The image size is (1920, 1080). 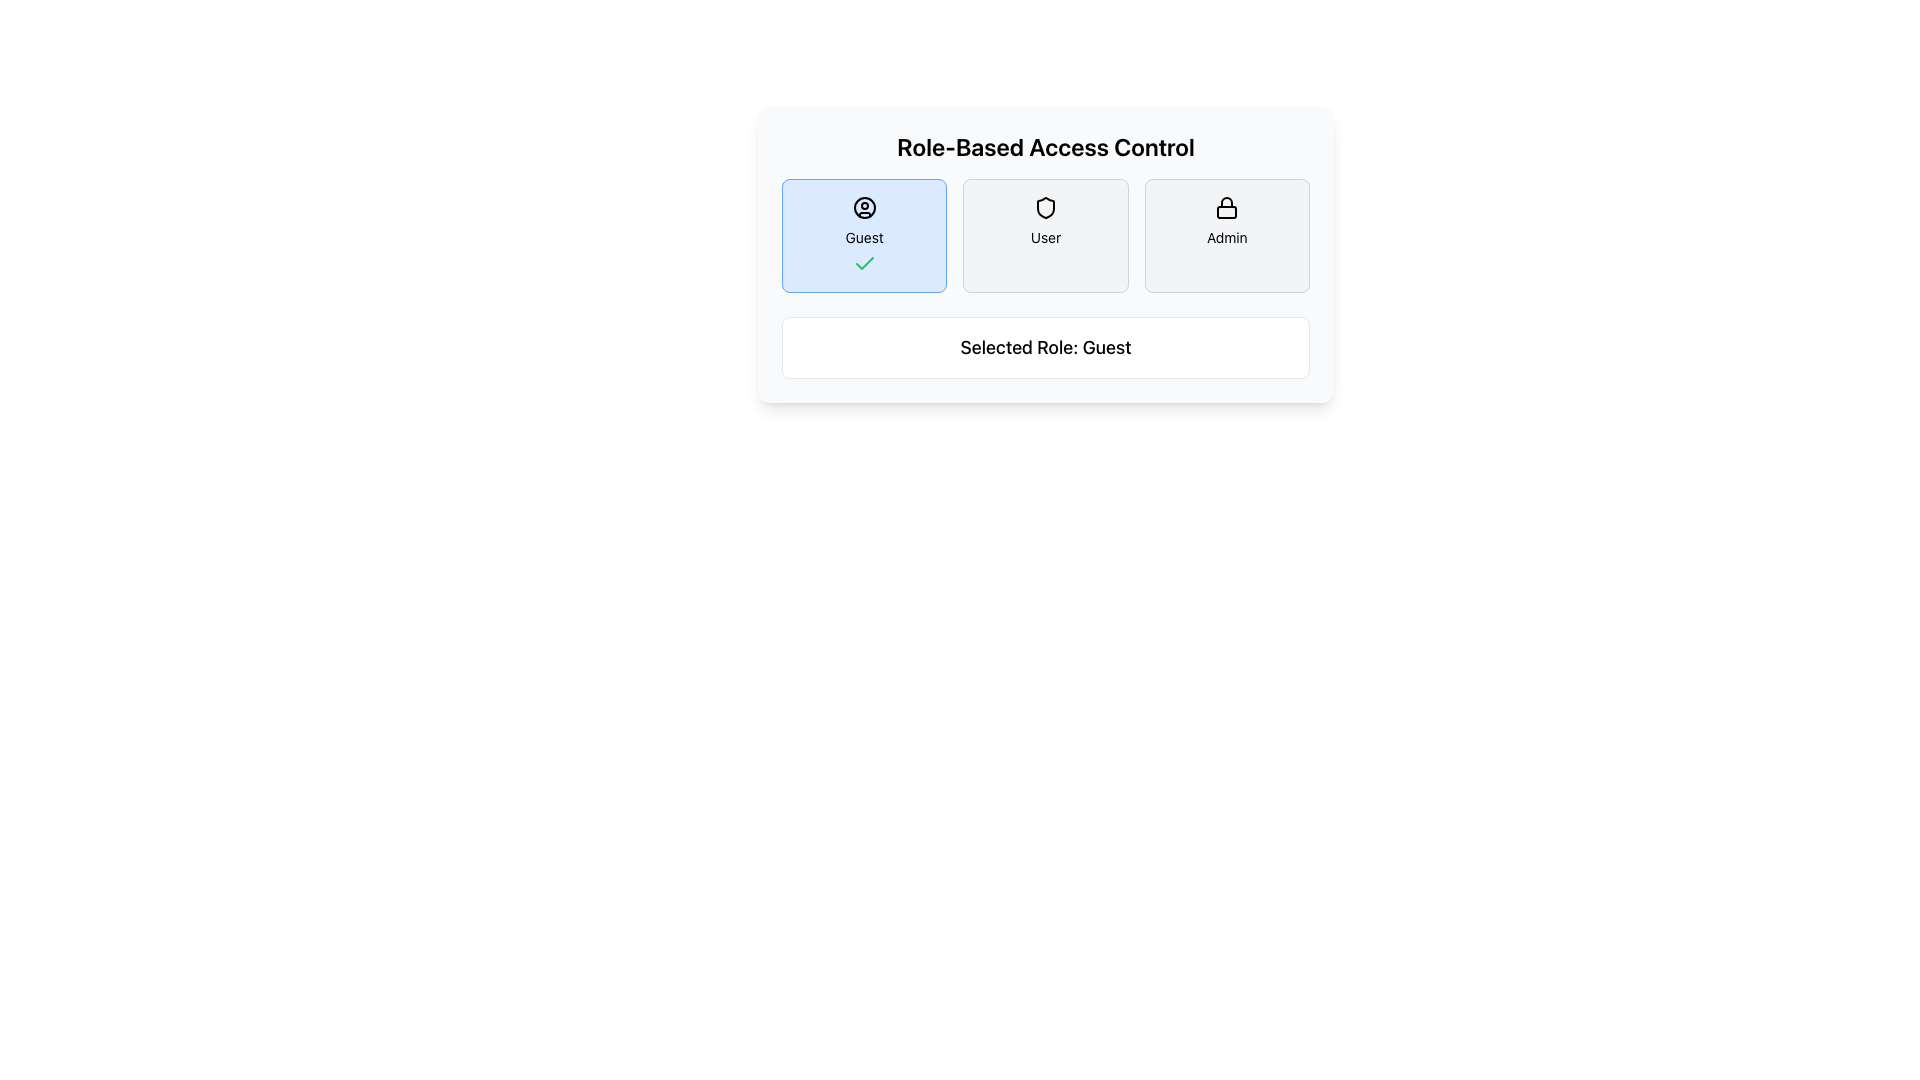 I want to click on the static text label reading 'User', which is styled in a small sans-serif font and located at the bottom-center of the central card representing role selection, so click(x=1045, y=237).